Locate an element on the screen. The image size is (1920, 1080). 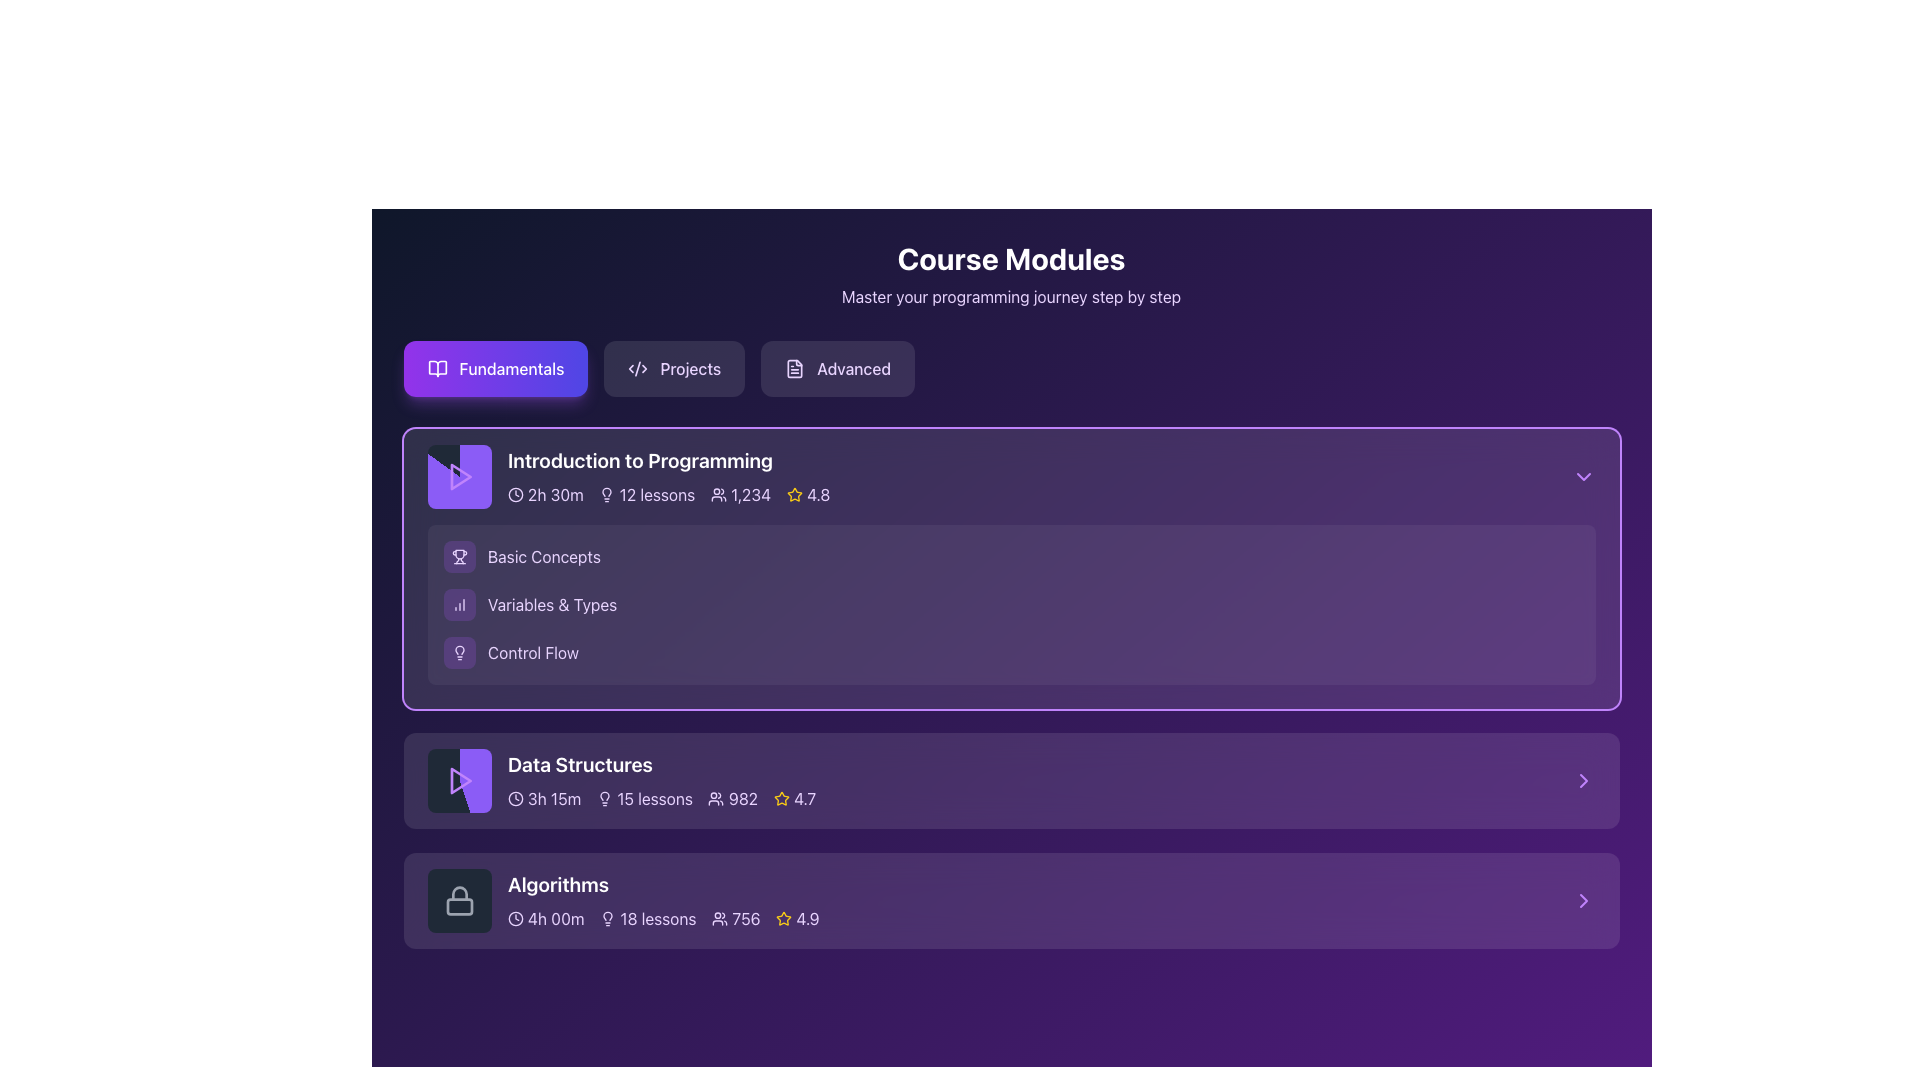
the third Text Label element under the 'Introduction to Programming' course module is located at coordinates (532, 652).